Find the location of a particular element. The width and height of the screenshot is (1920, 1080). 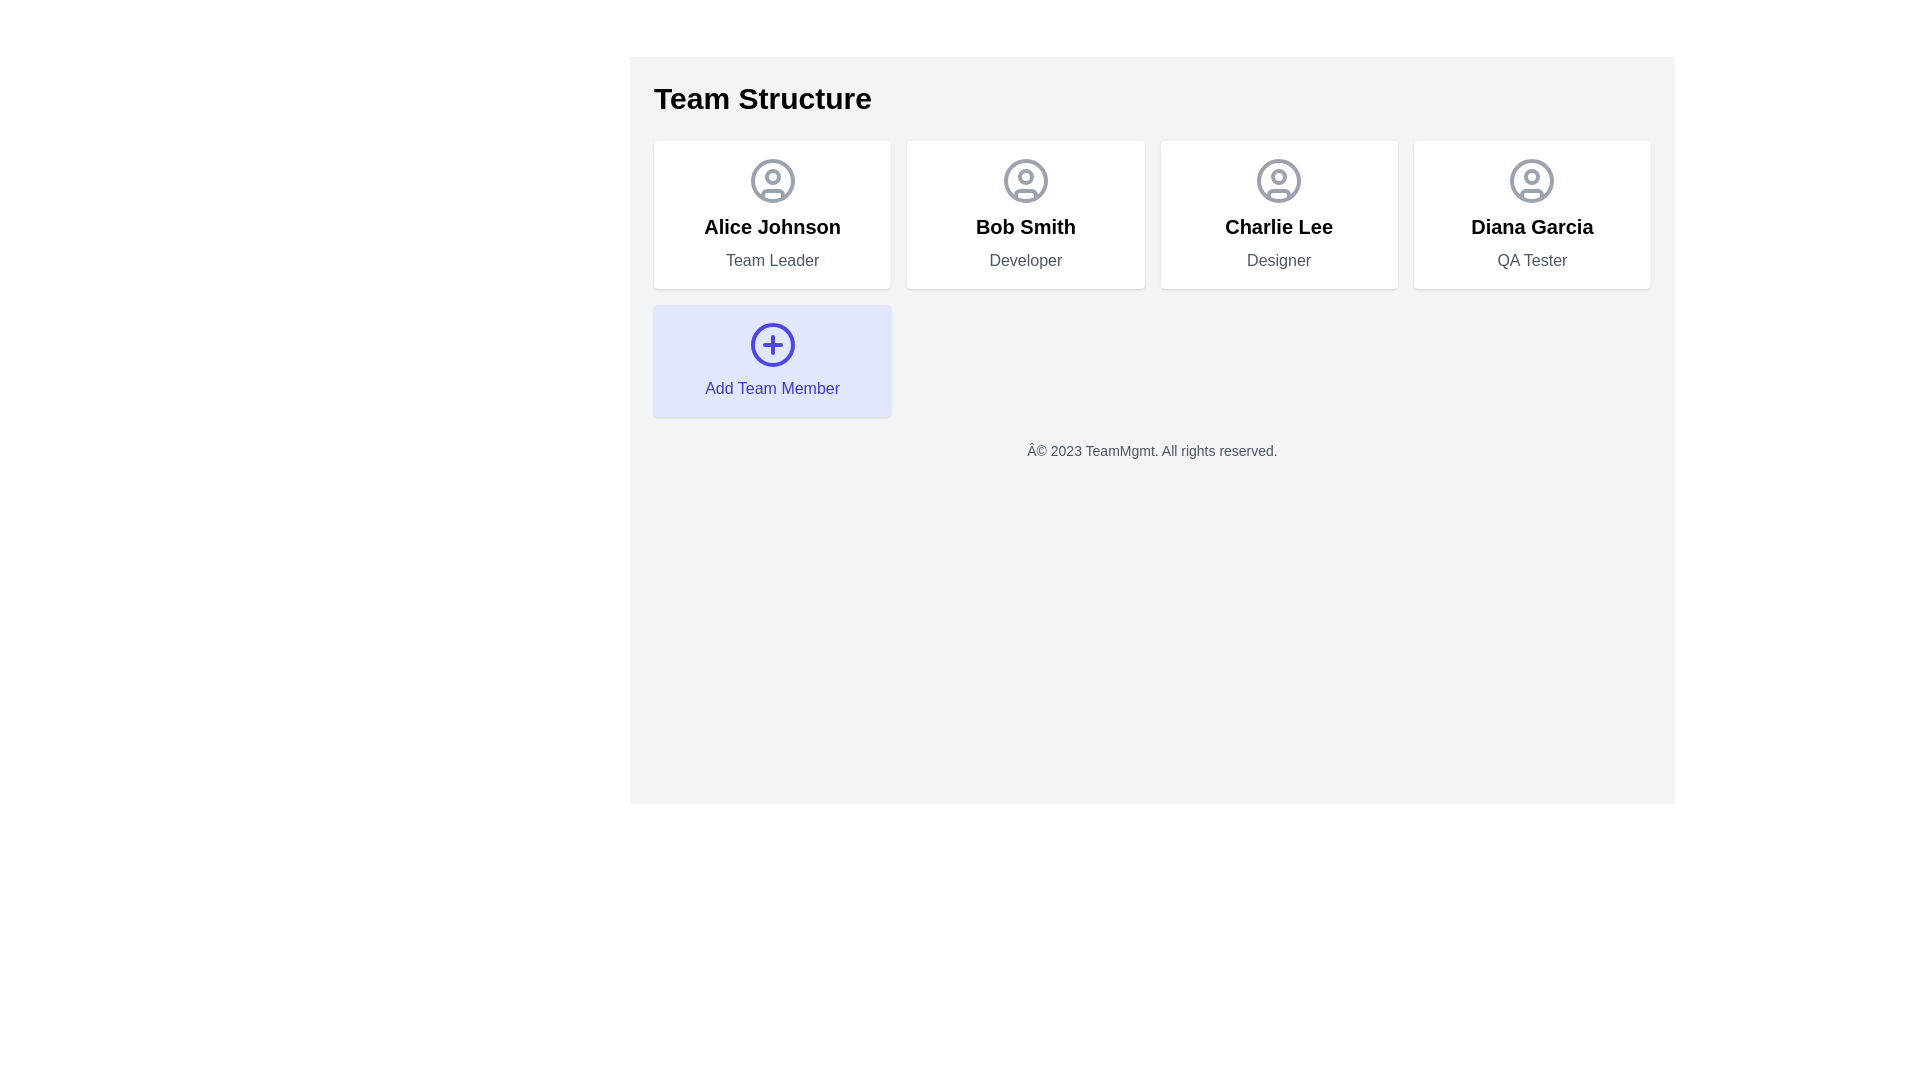

the decorative SVG Circle representing the status indicator within the 'Charlie Lee' user profile icon in the 'Team Structure' interface is located at coordinates (1278, 176).